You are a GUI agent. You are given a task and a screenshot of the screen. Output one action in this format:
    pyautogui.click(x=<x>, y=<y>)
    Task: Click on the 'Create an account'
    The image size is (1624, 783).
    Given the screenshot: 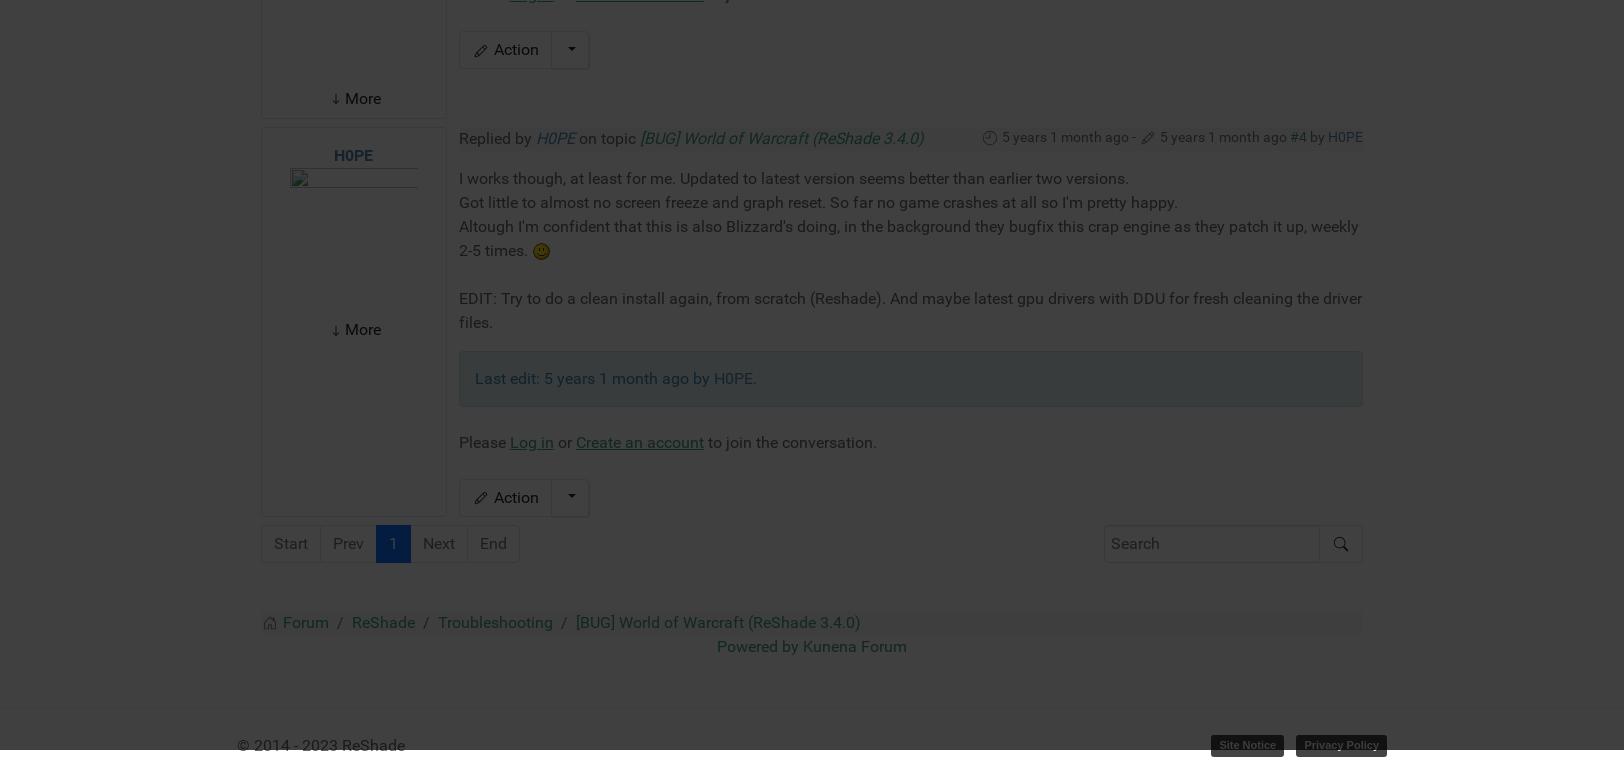 What is the action you would take?
    pyautogui.click(x=639, y=125)
    